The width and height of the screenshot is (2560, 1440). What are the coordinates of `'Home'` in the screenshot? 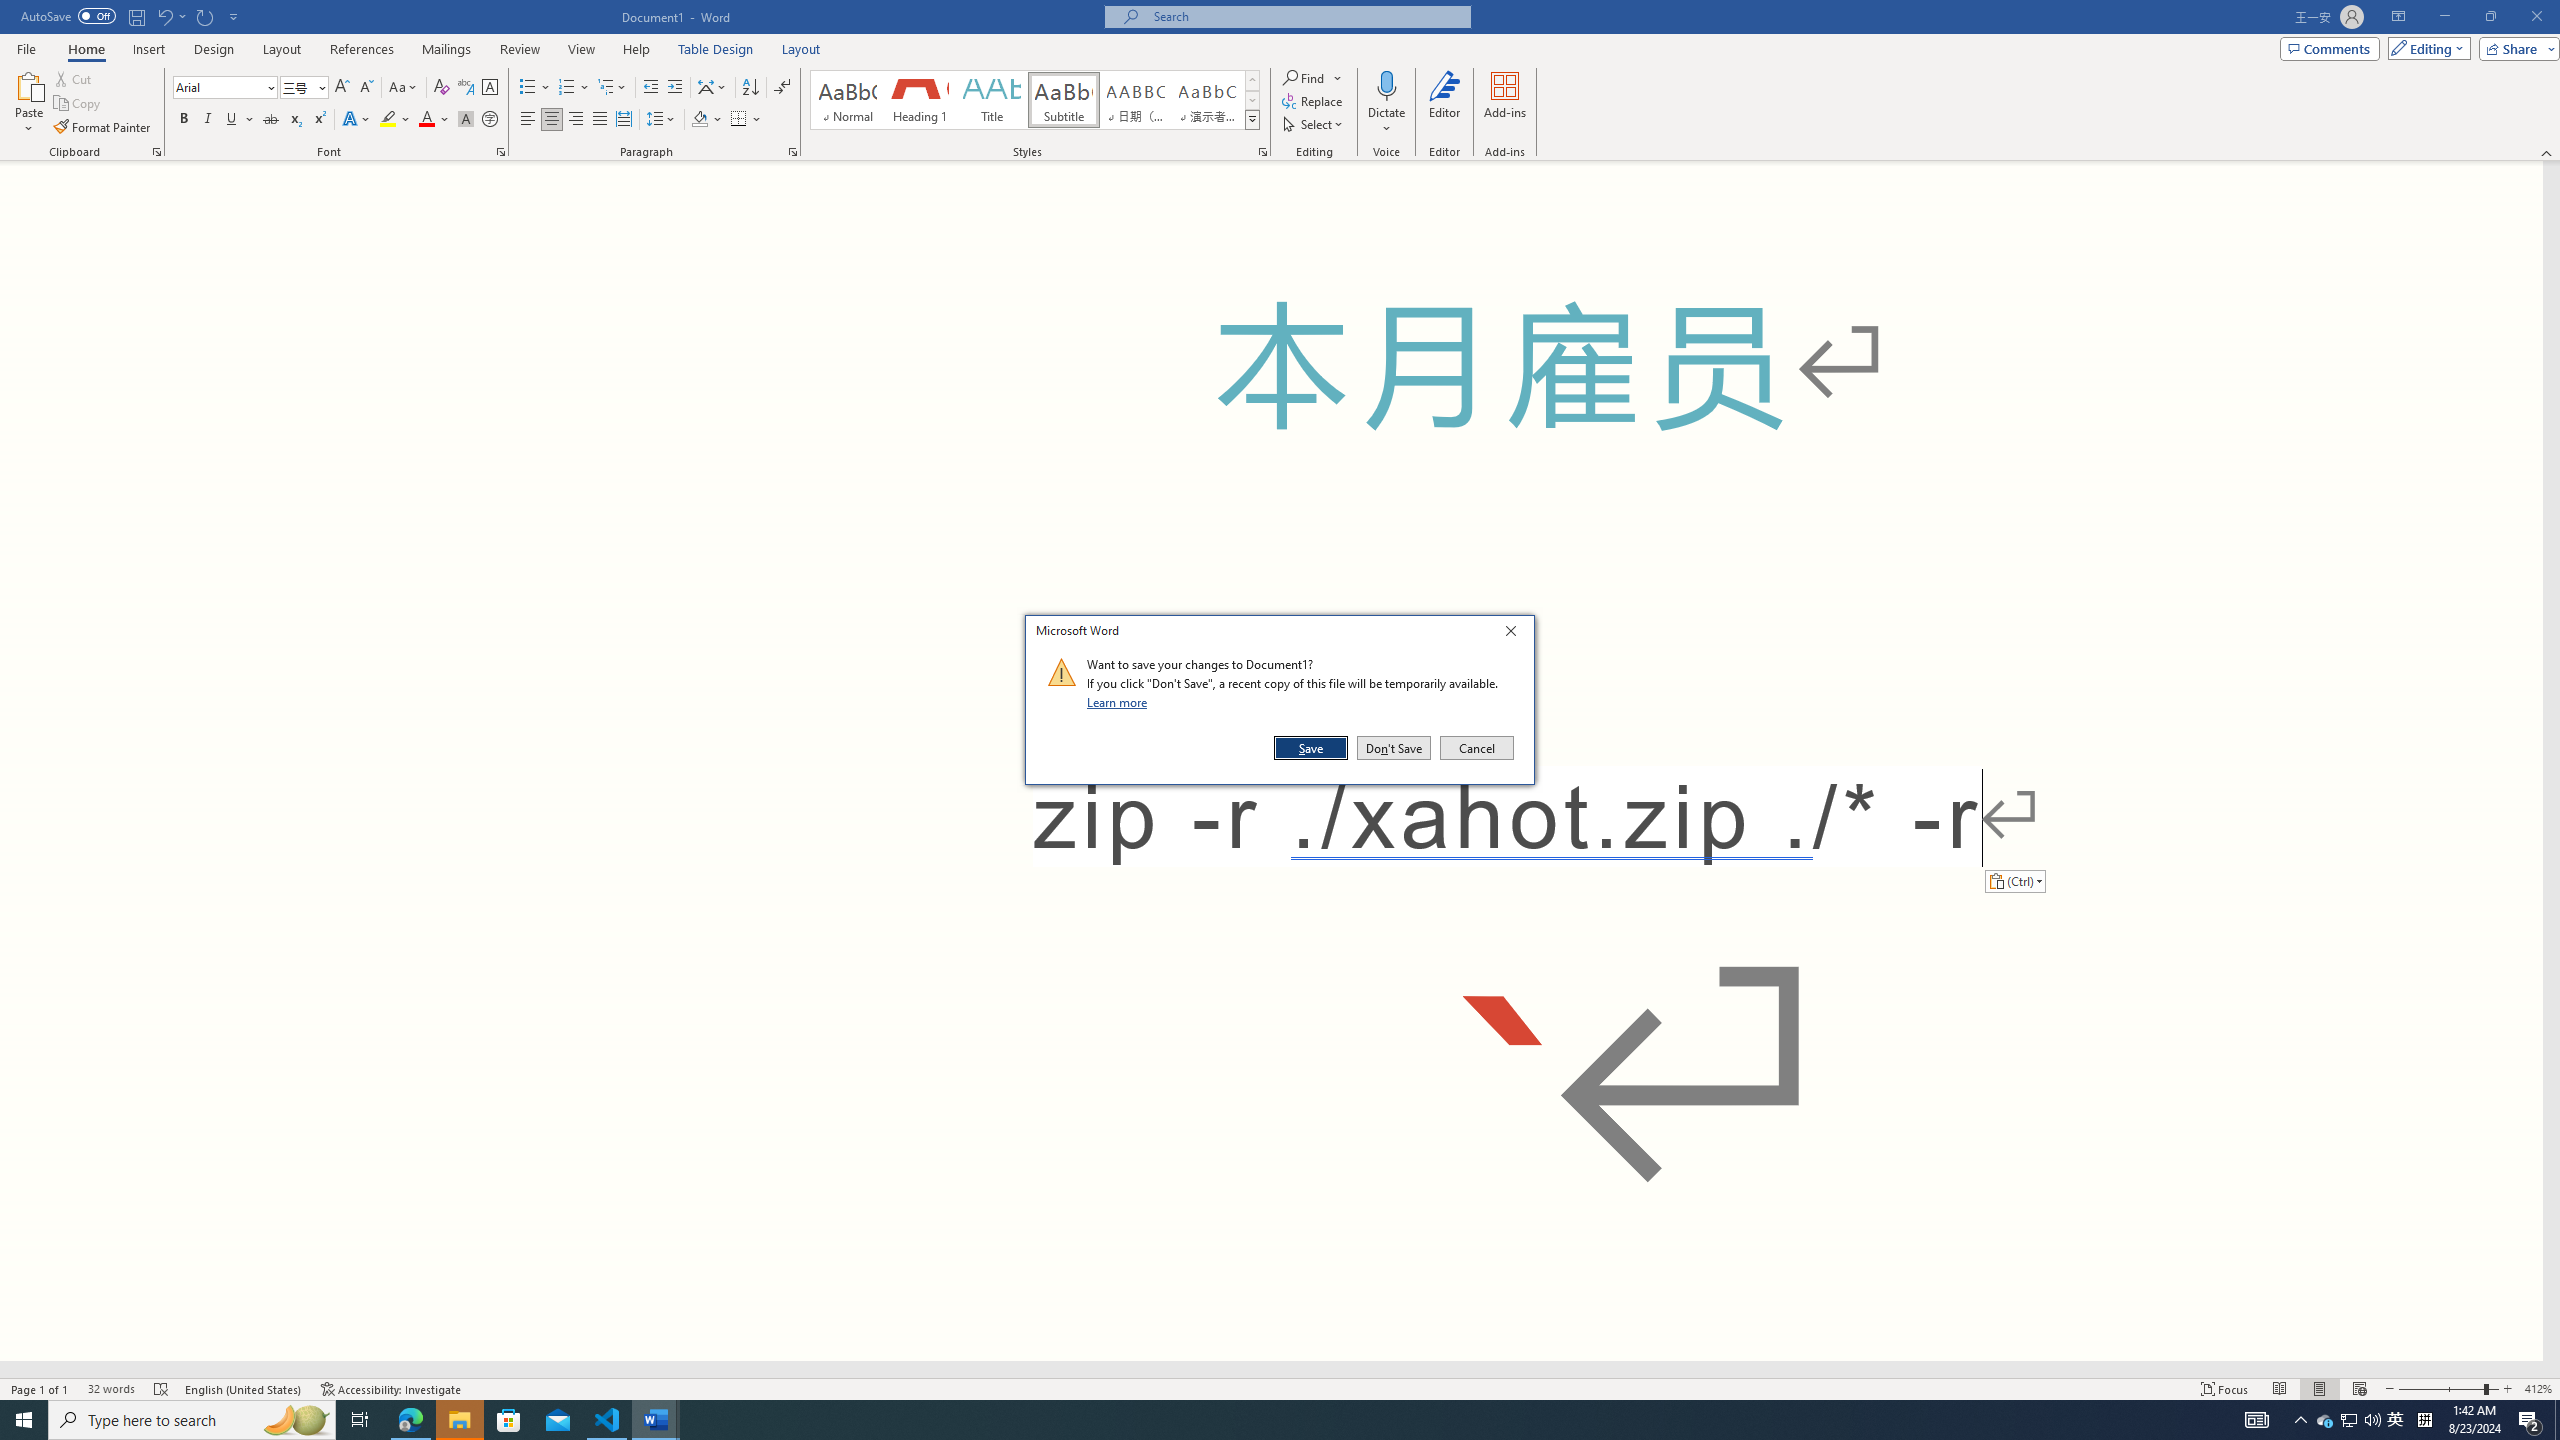 It's located at (85, 49).